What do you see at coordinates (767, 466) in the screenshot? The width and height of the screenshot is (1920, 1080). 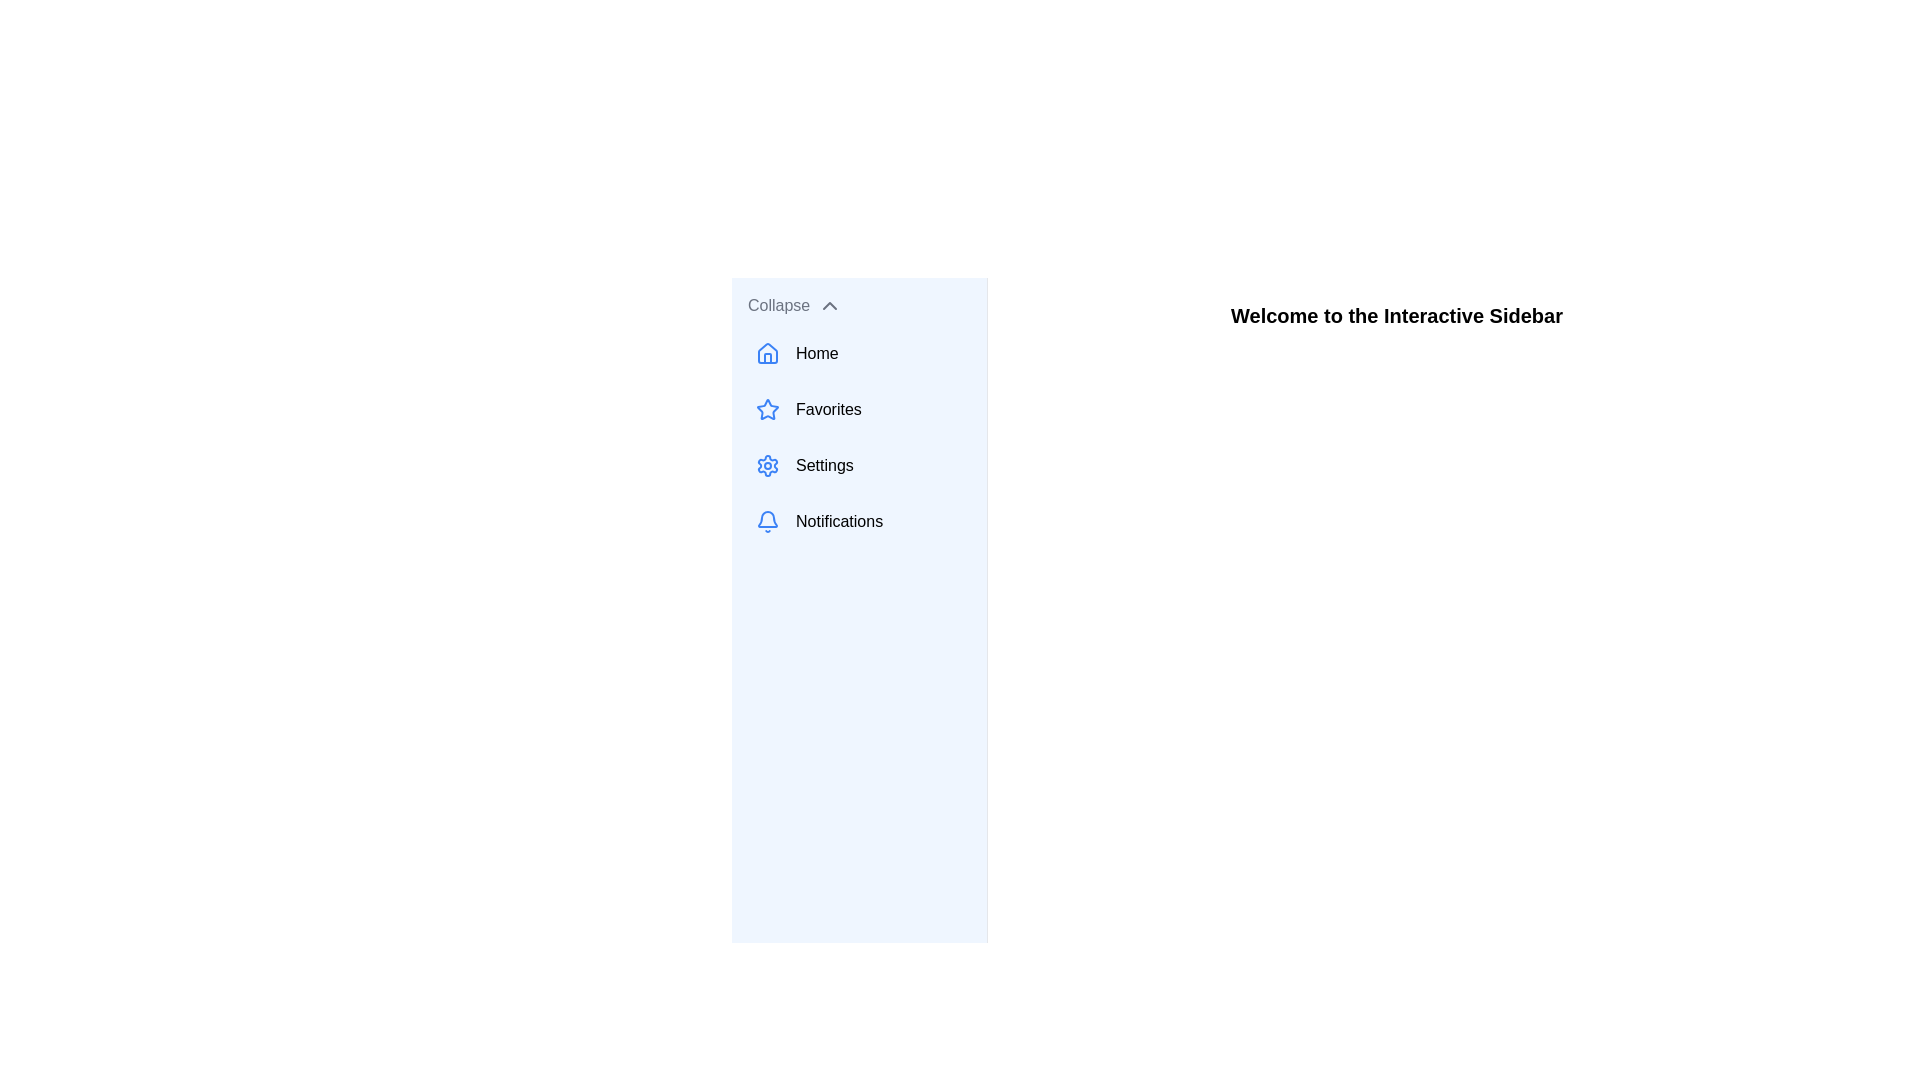 I see `the gear-shaped icon representing the 'Settings' option in the sidebar, which is located near the 'Settings' label` at bounding box center [767, 466].